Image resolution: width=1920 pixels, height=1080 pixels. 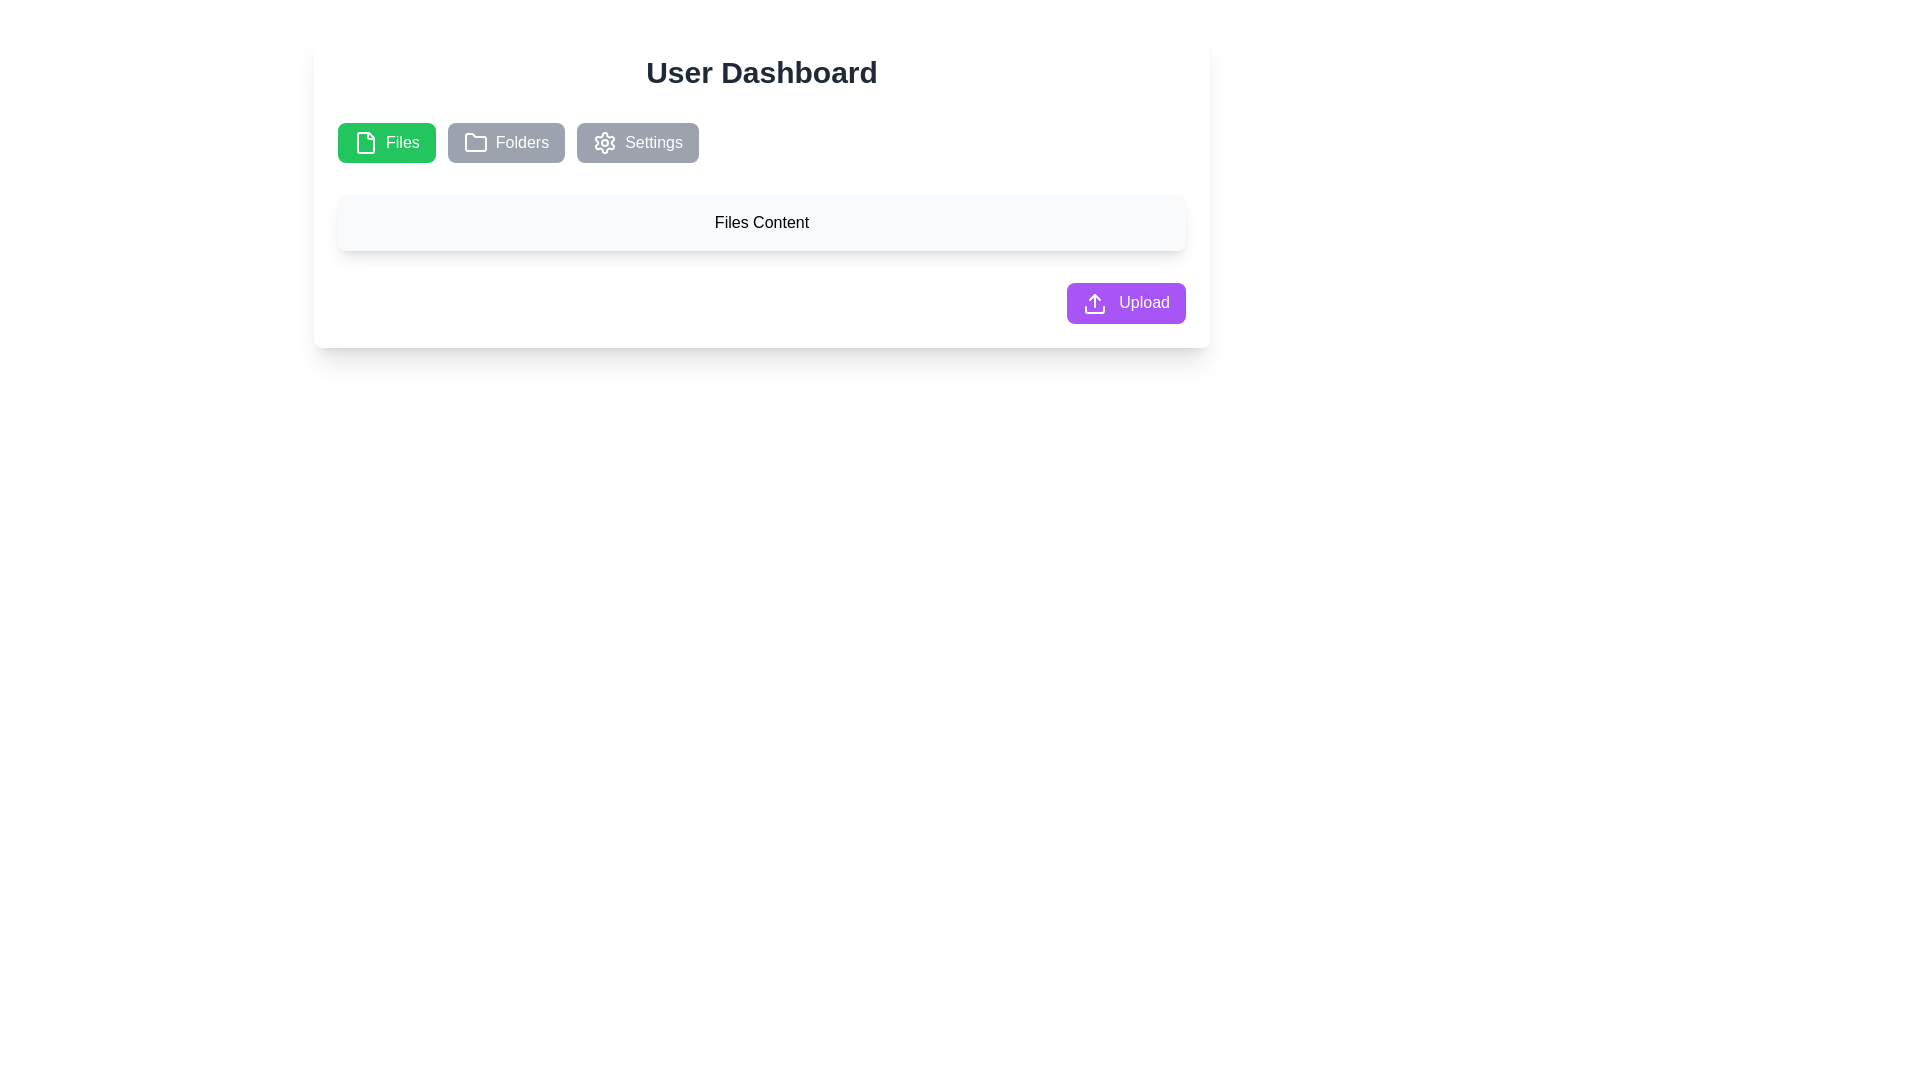 What do you see at coordinates (1093, 303) in the screenshot?
I see `the upload icon located within the 'Upload' button at the bottom-right corner of the interface` at bounding box center [1093, 303].